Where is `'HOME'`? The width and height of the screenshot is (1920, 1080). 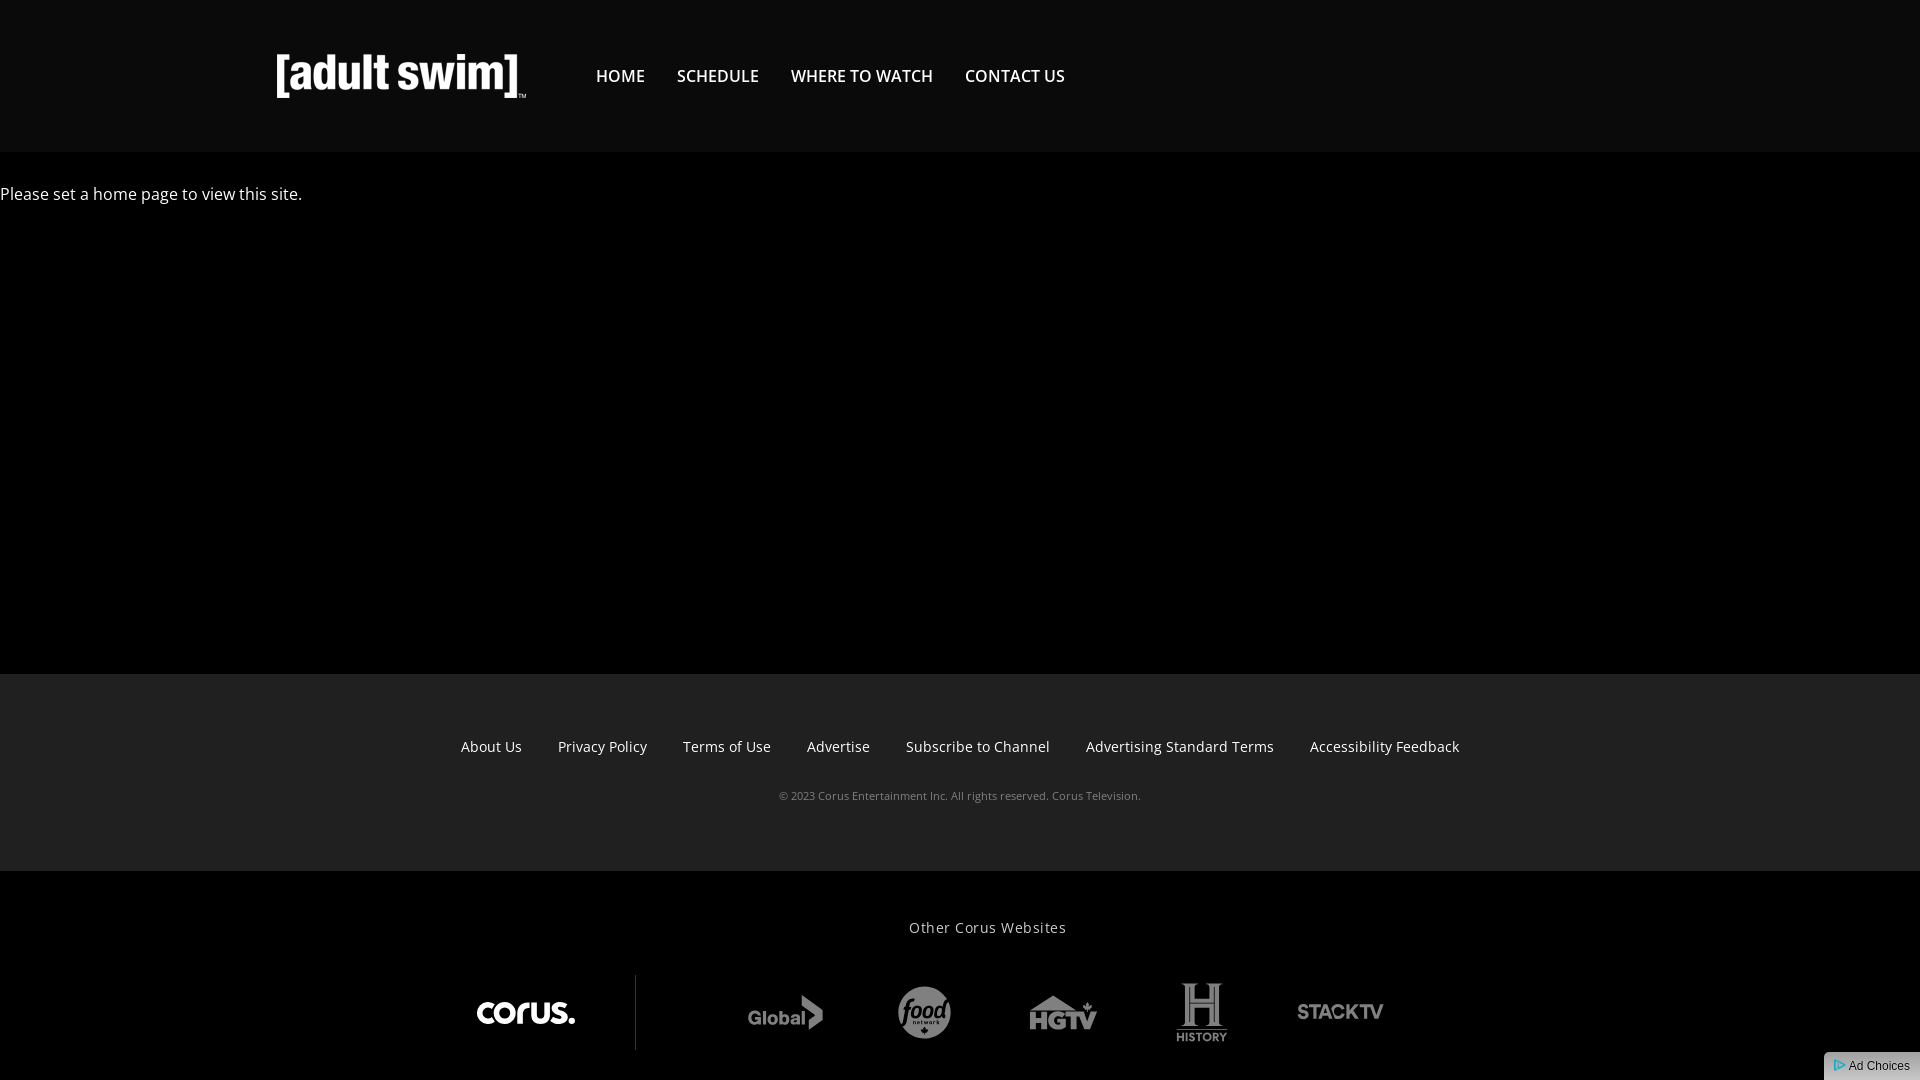
'HOME' is located at coordinates (594, 75).